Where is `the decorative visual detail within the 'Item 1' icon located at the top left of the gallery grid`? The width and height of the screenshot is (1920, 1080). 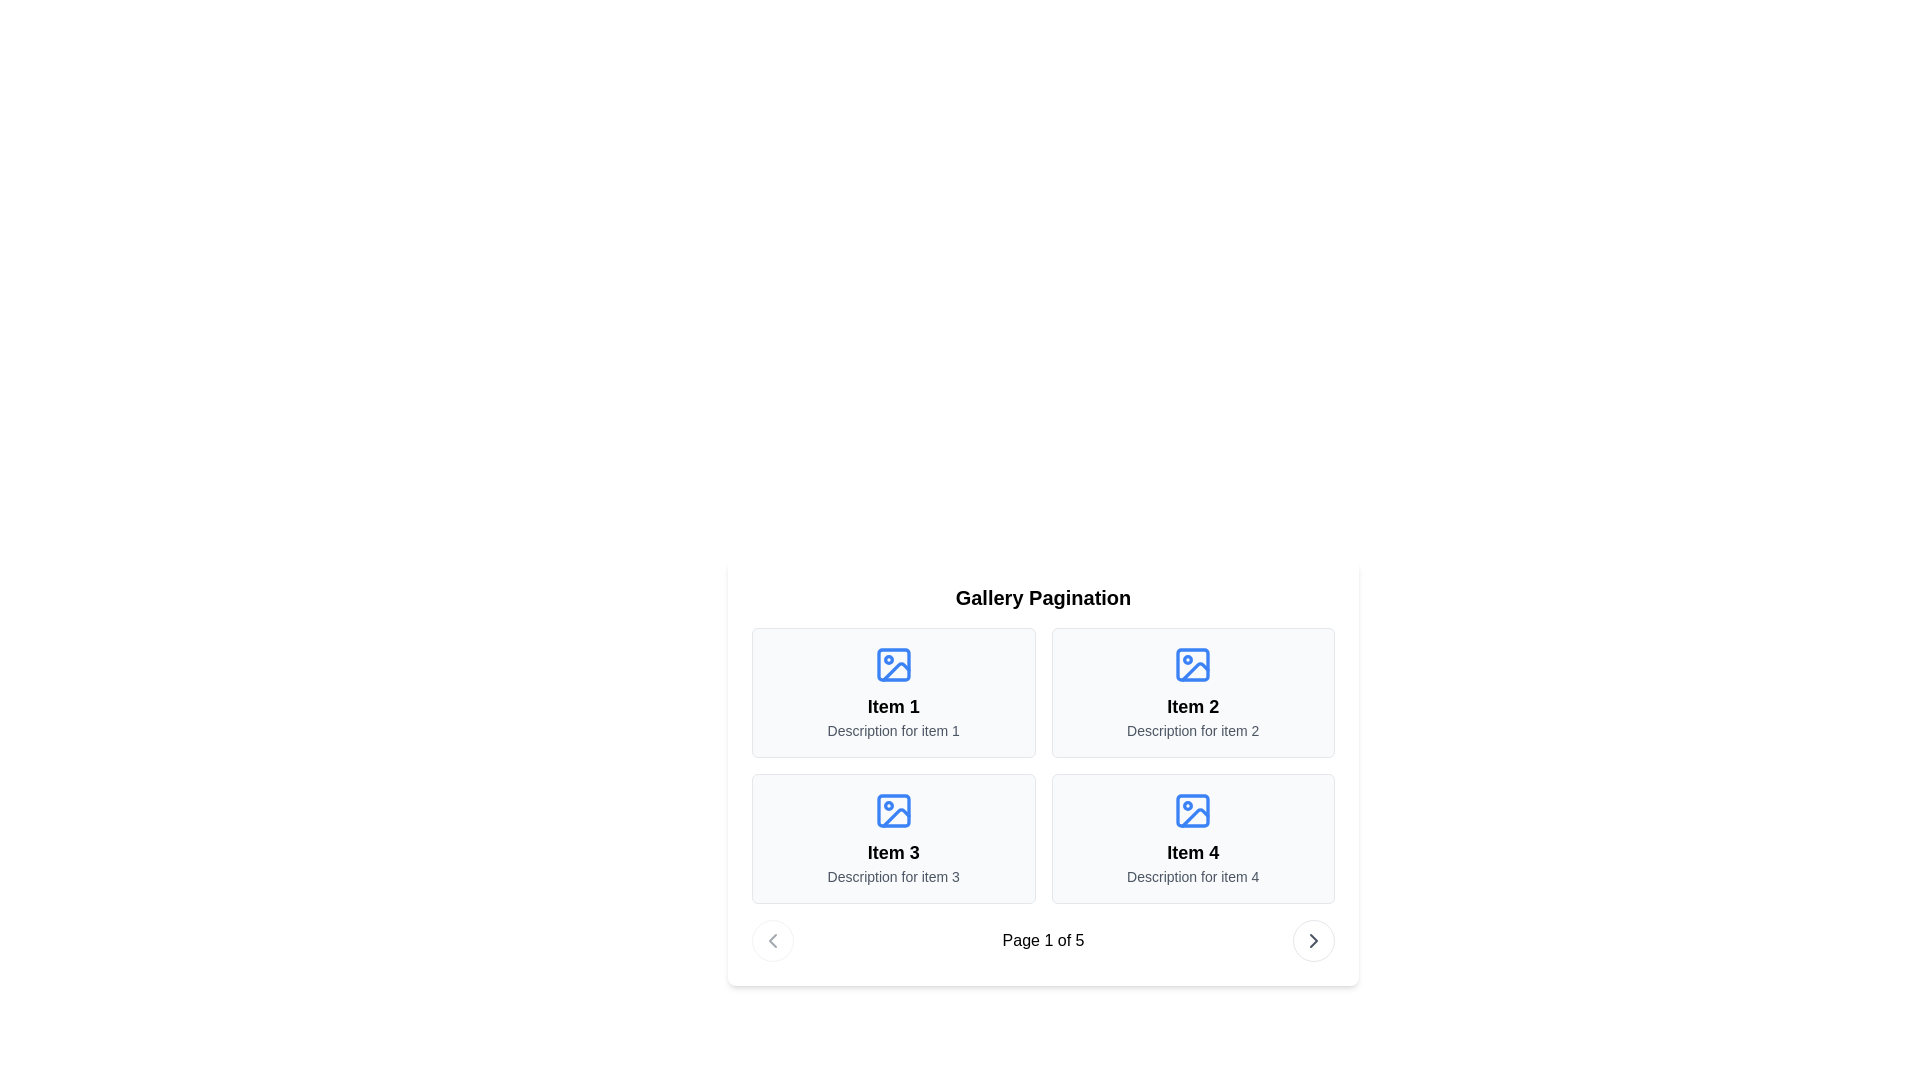
the decorative visual detail within the 'Item 1' icon located at the top left of the gallery grid is located at coordinates (895, 671).